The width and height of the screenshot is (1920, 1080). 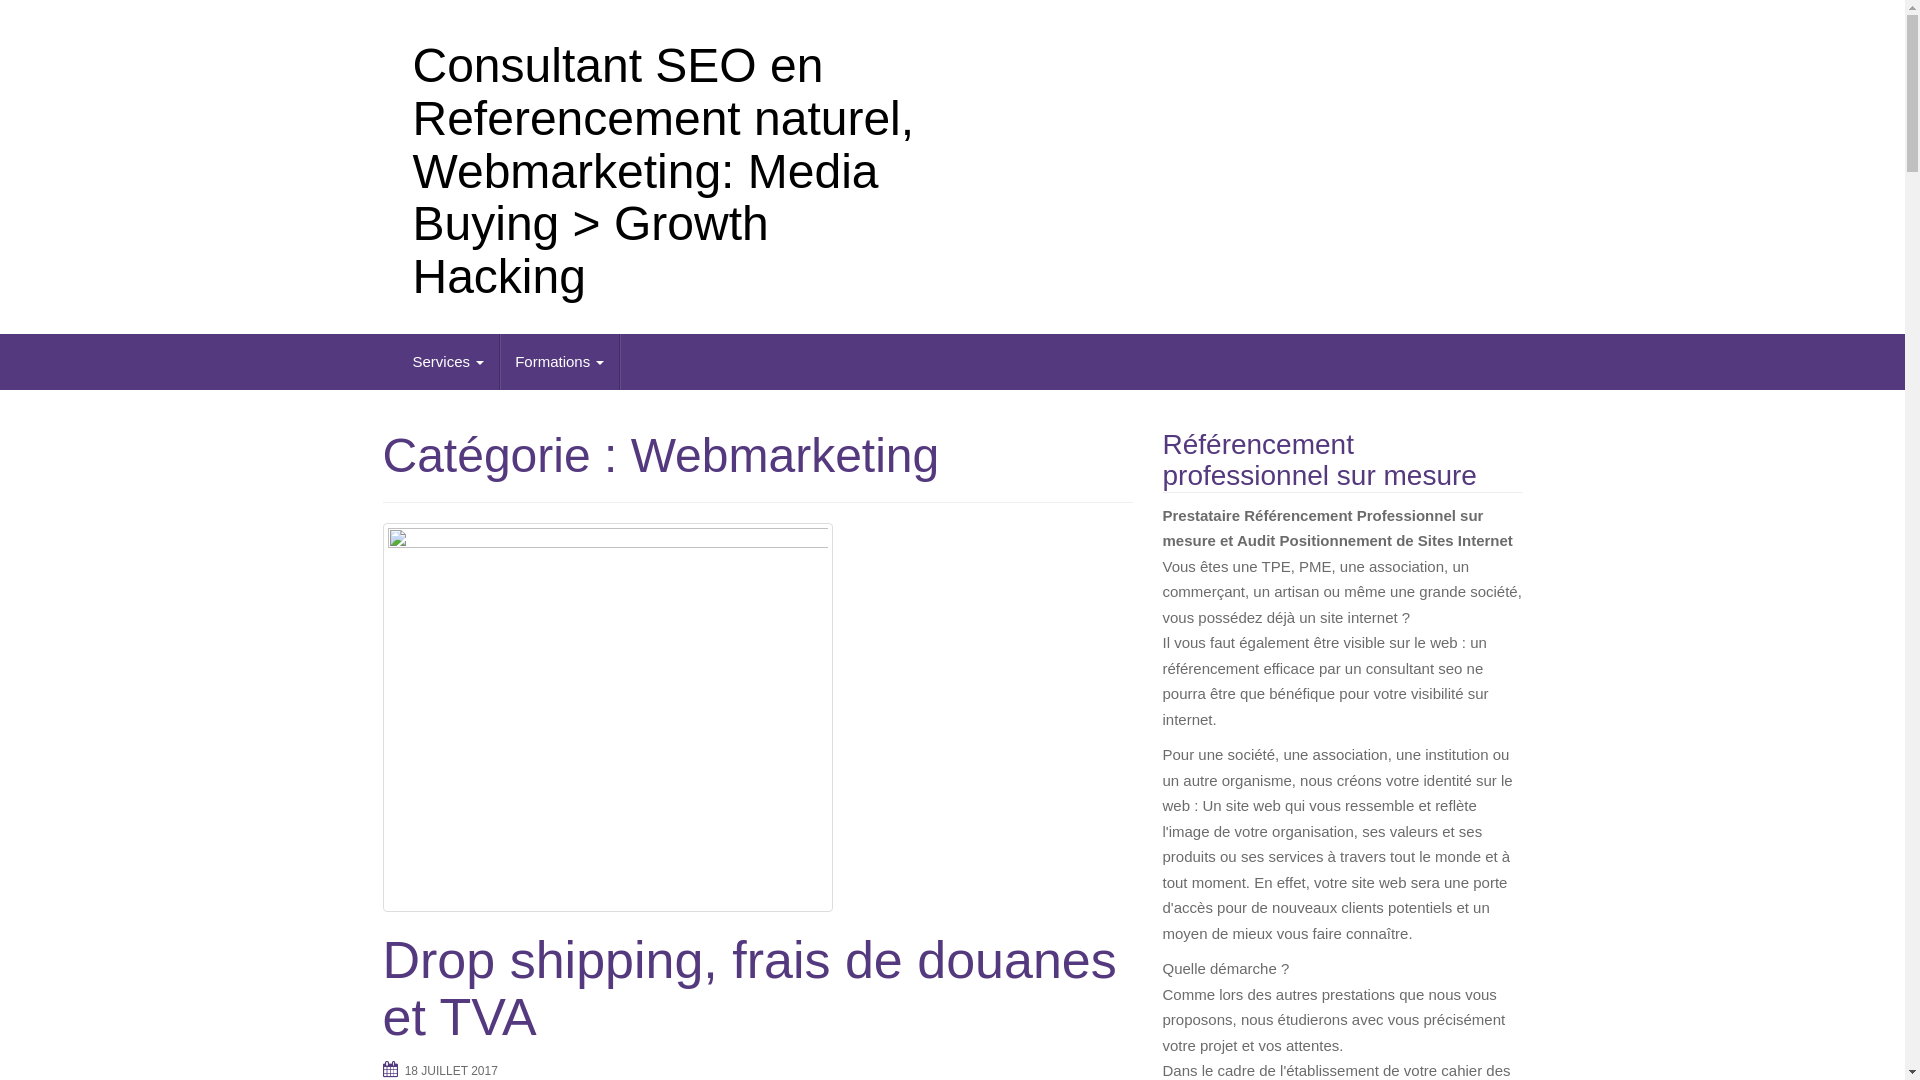 I want to click on 'Services', so click(x=448, y=362).